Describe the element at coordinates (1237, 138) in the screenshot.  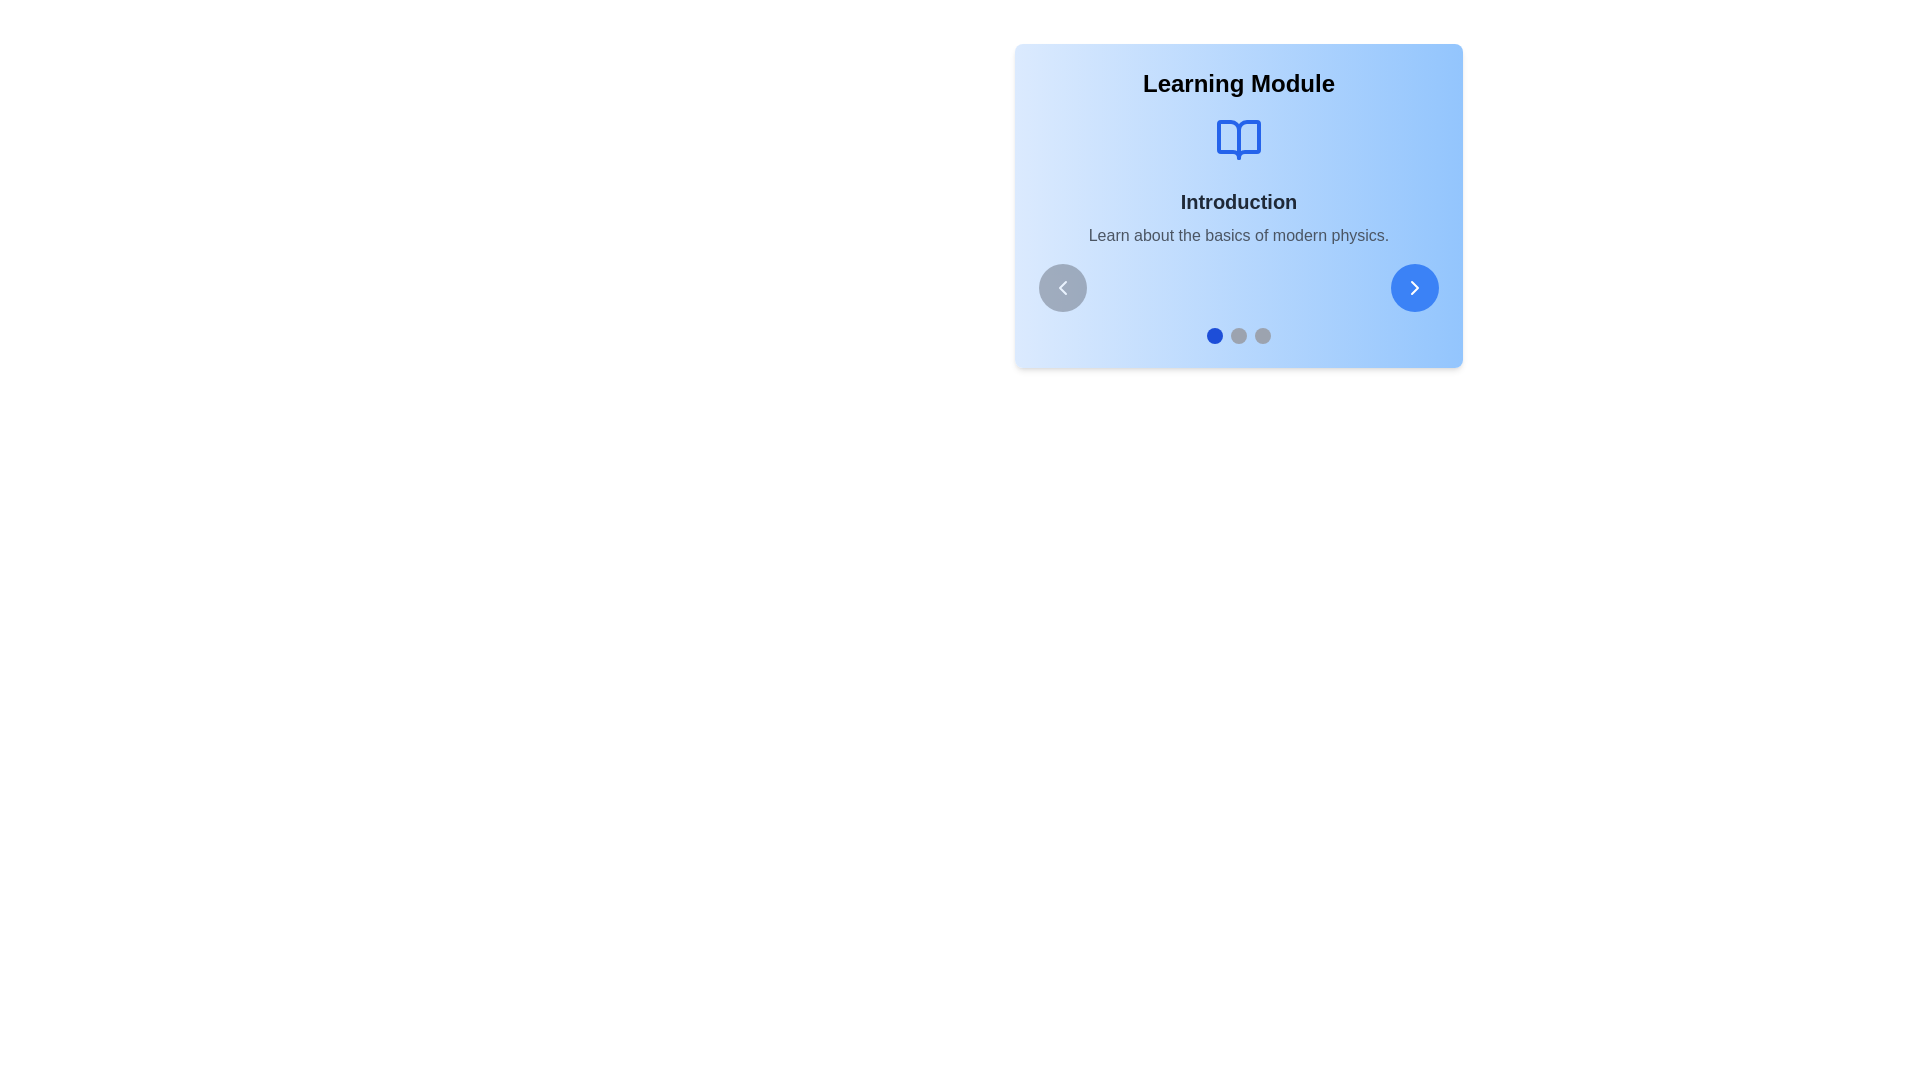
I see `the icon associated with the 'Learning Module' title, which is located below the title and above the 'Introduction' text` at that location.